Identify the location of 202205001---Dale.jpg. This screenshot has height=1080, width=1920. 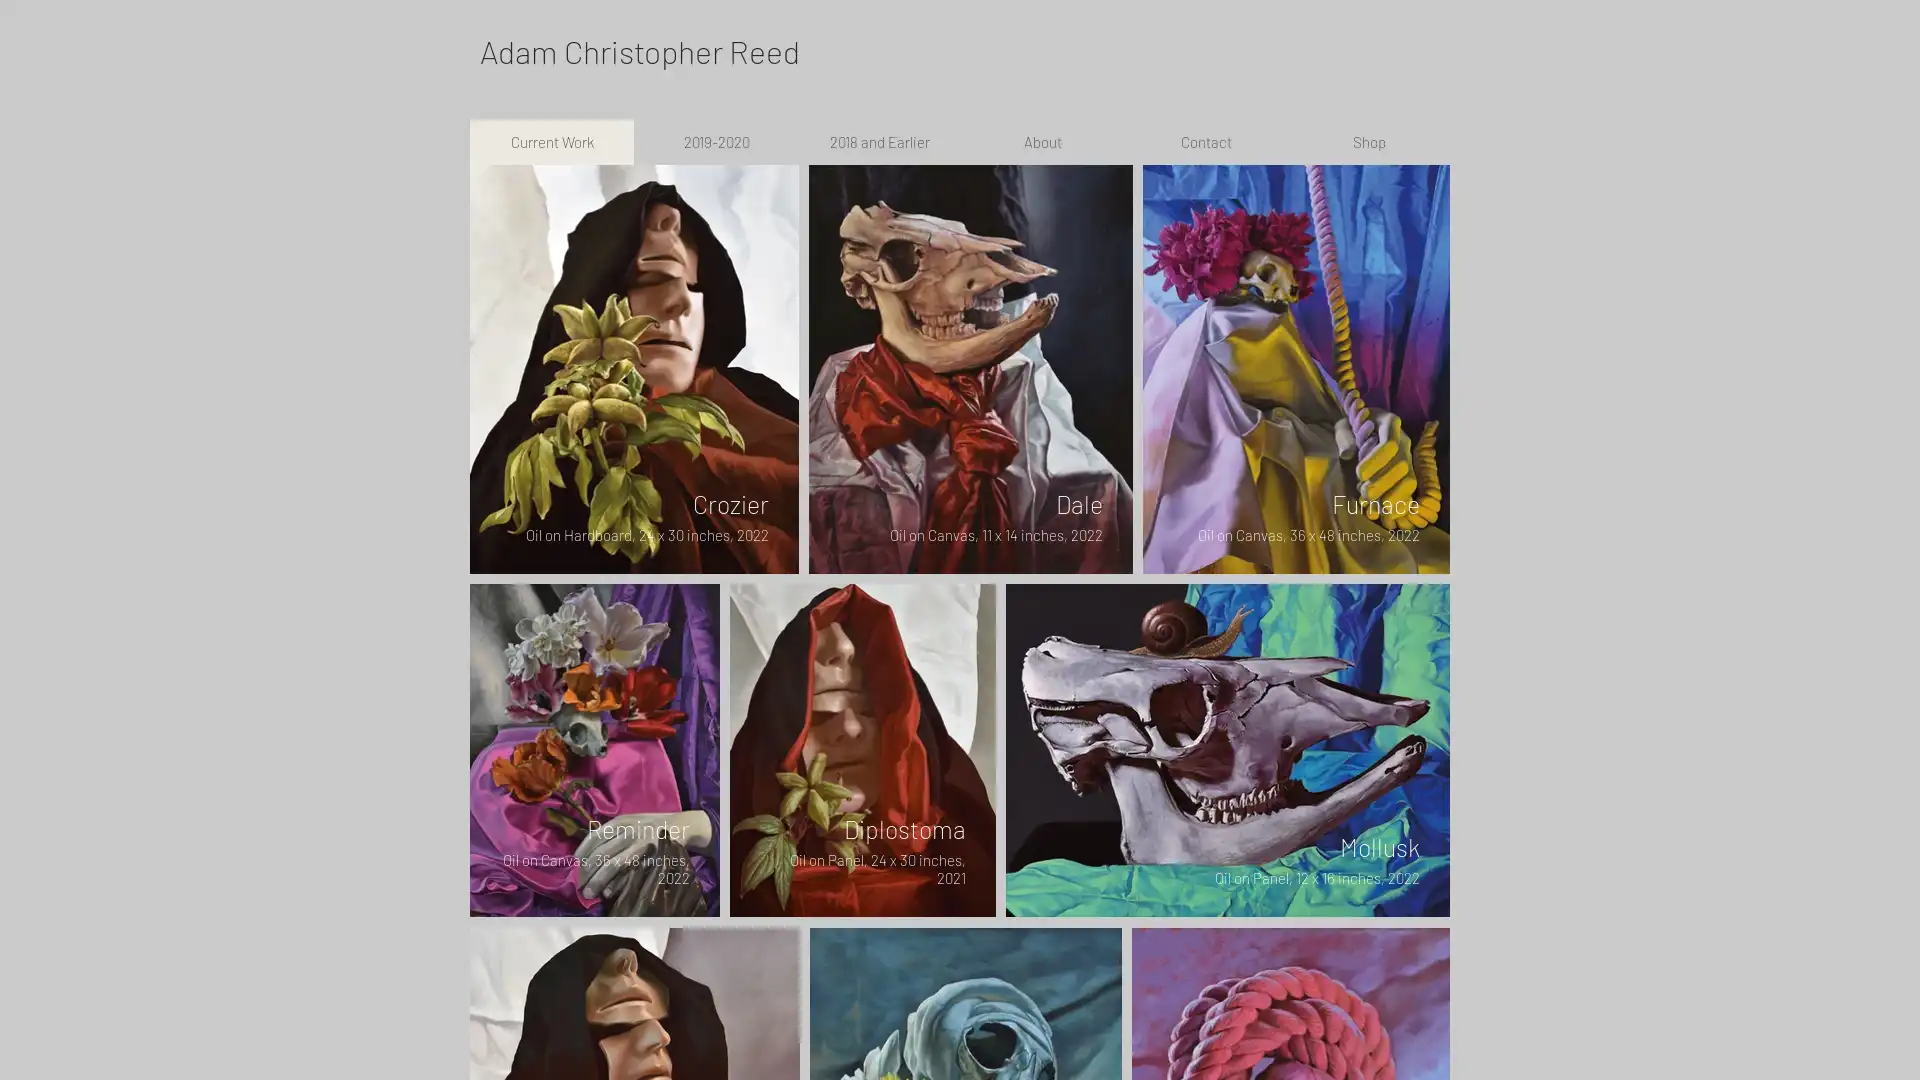
(970, 369).